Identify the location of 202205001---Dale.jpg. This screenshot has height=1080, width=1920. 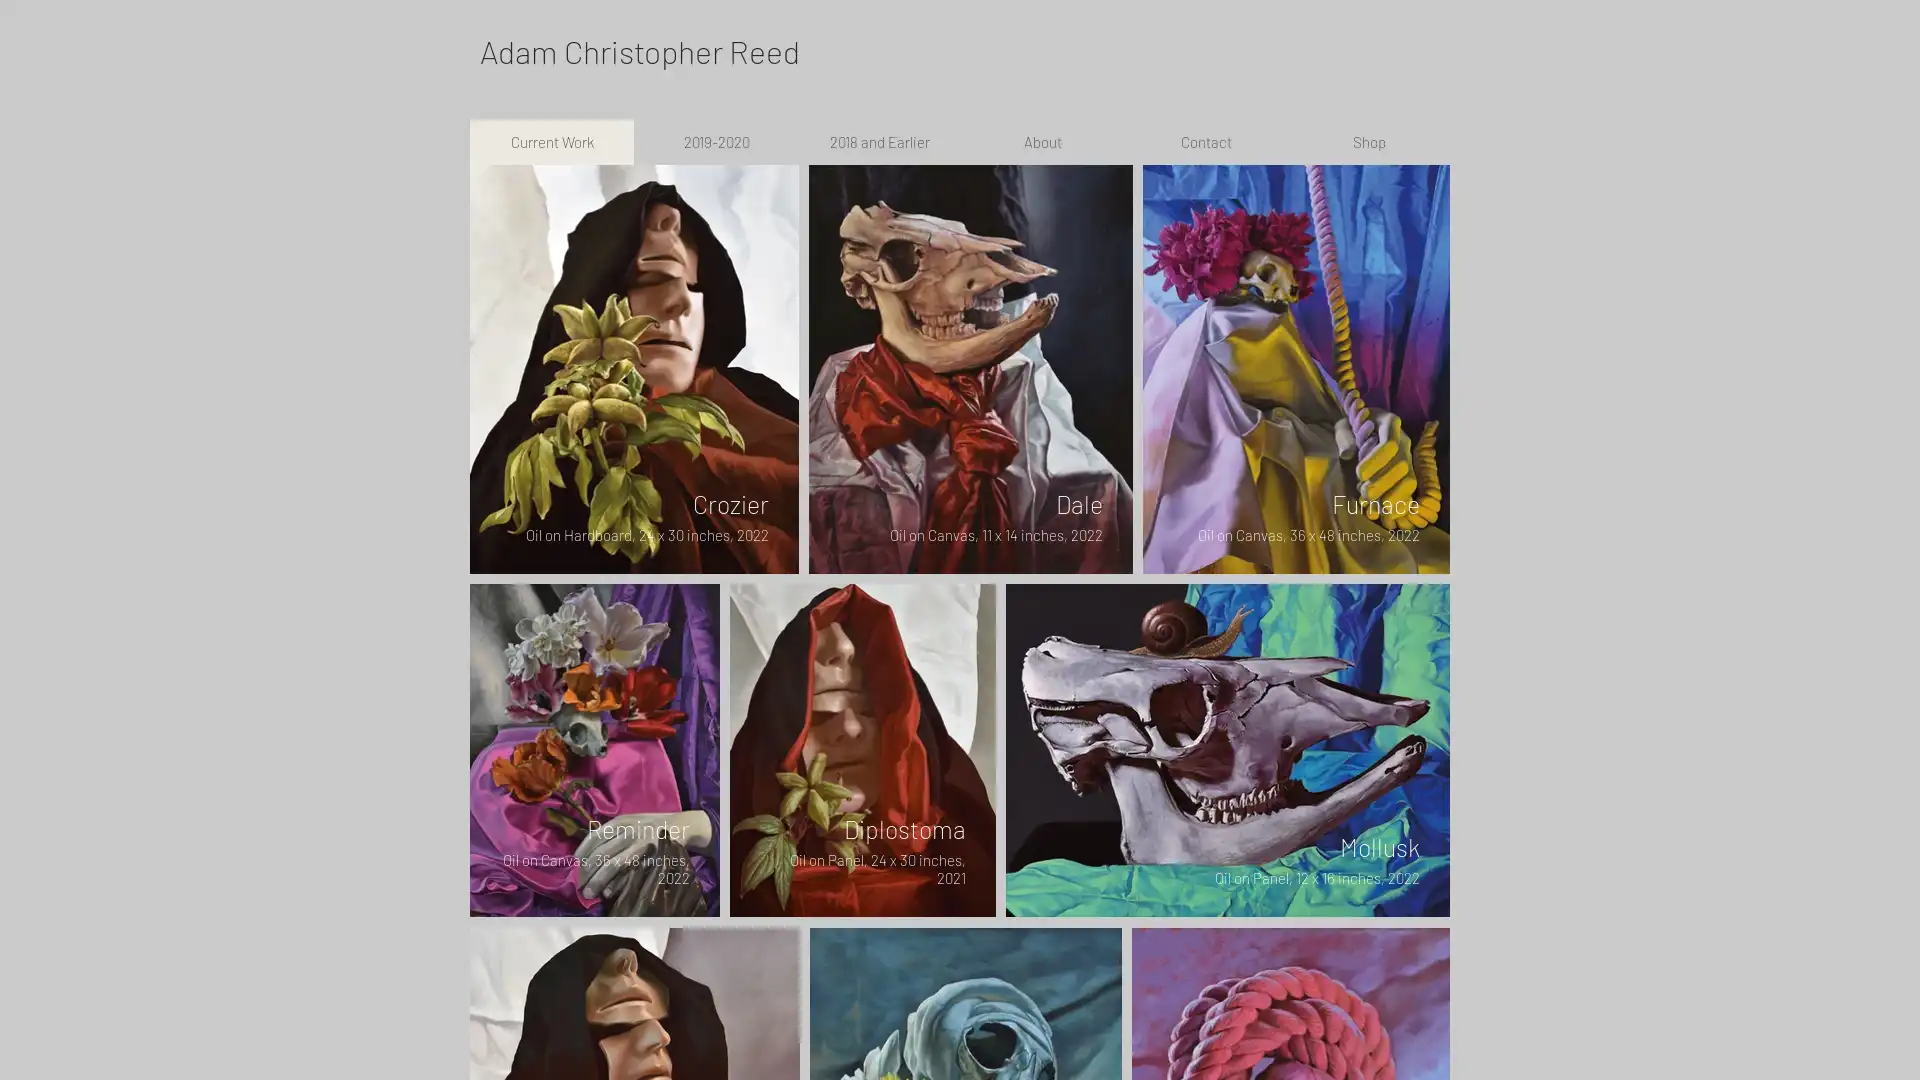
(970, 369).